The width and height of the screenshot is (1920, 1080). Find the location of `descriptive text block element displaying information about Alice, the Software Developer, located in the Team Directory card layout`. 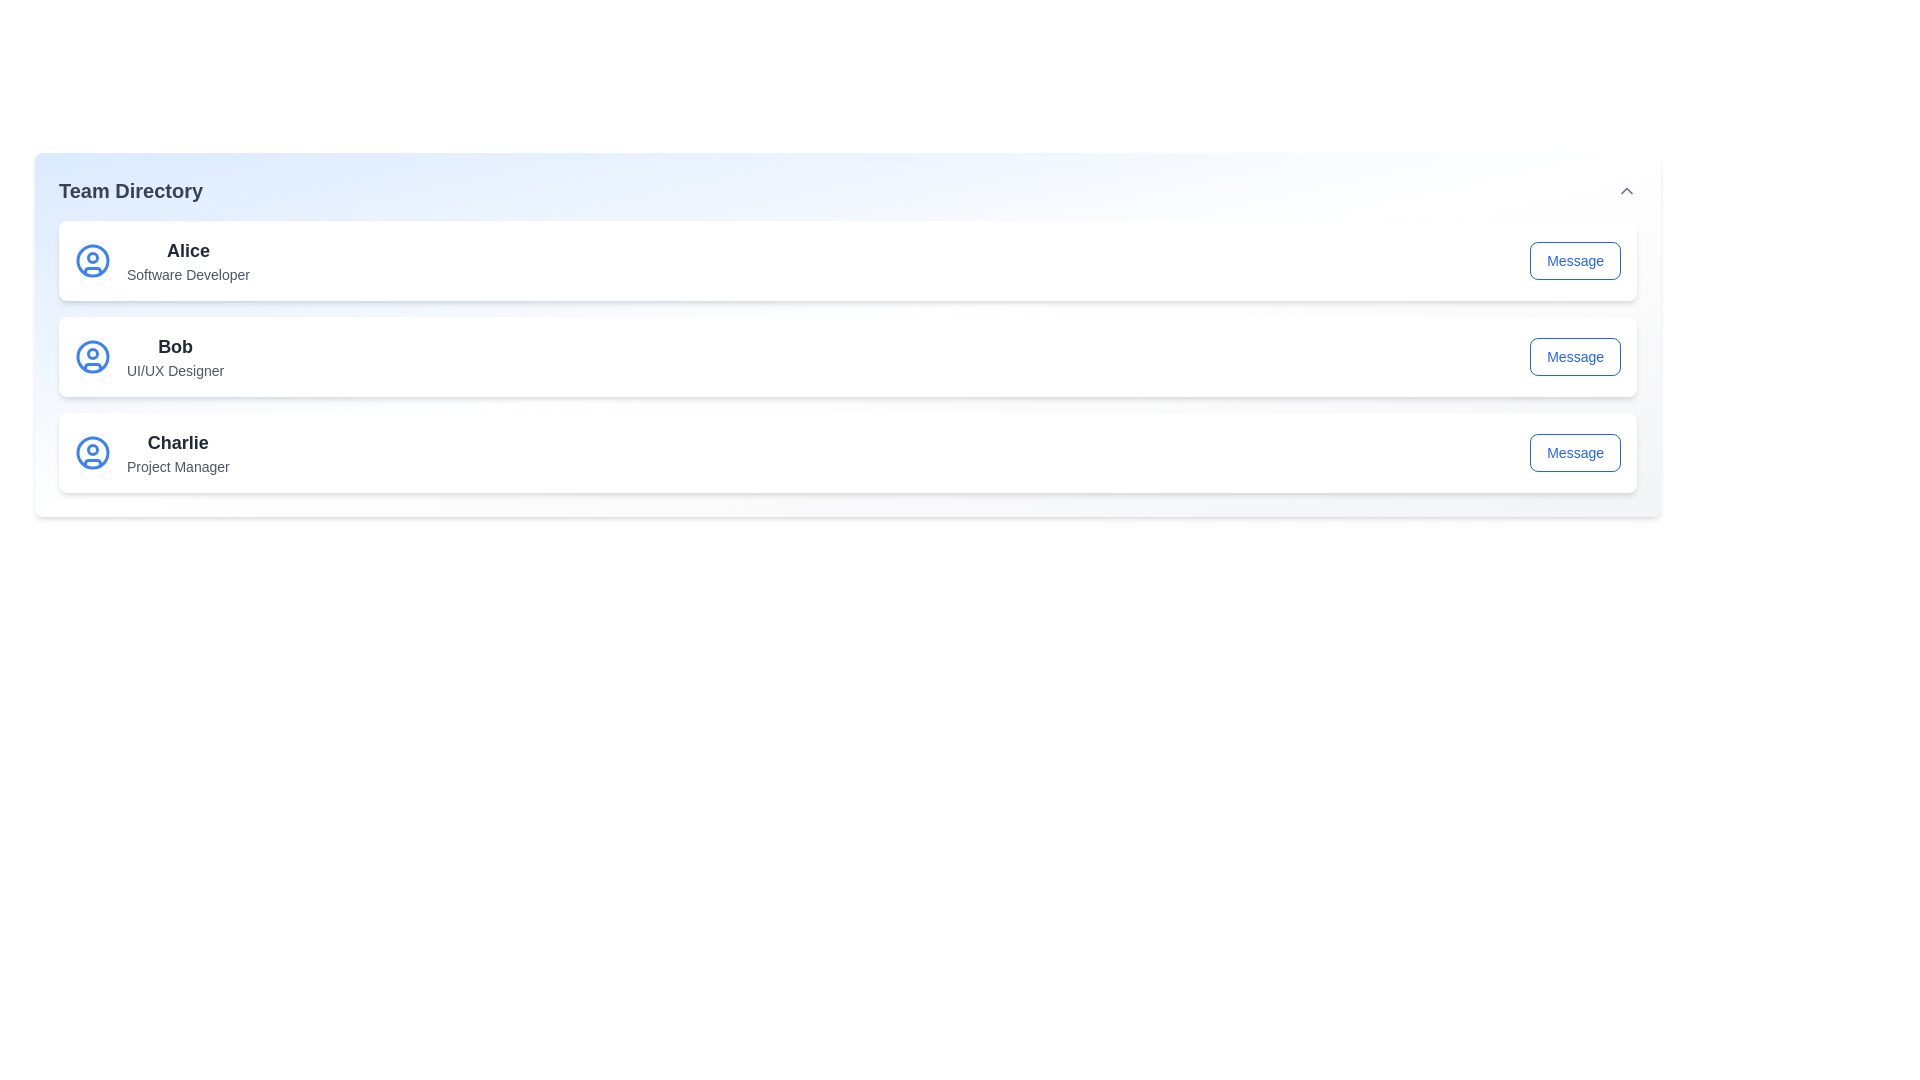

descriptive text block element displaying information about Alice, the Software Developer, located in the Team Directory card layout is located at coordinates (188, 260).